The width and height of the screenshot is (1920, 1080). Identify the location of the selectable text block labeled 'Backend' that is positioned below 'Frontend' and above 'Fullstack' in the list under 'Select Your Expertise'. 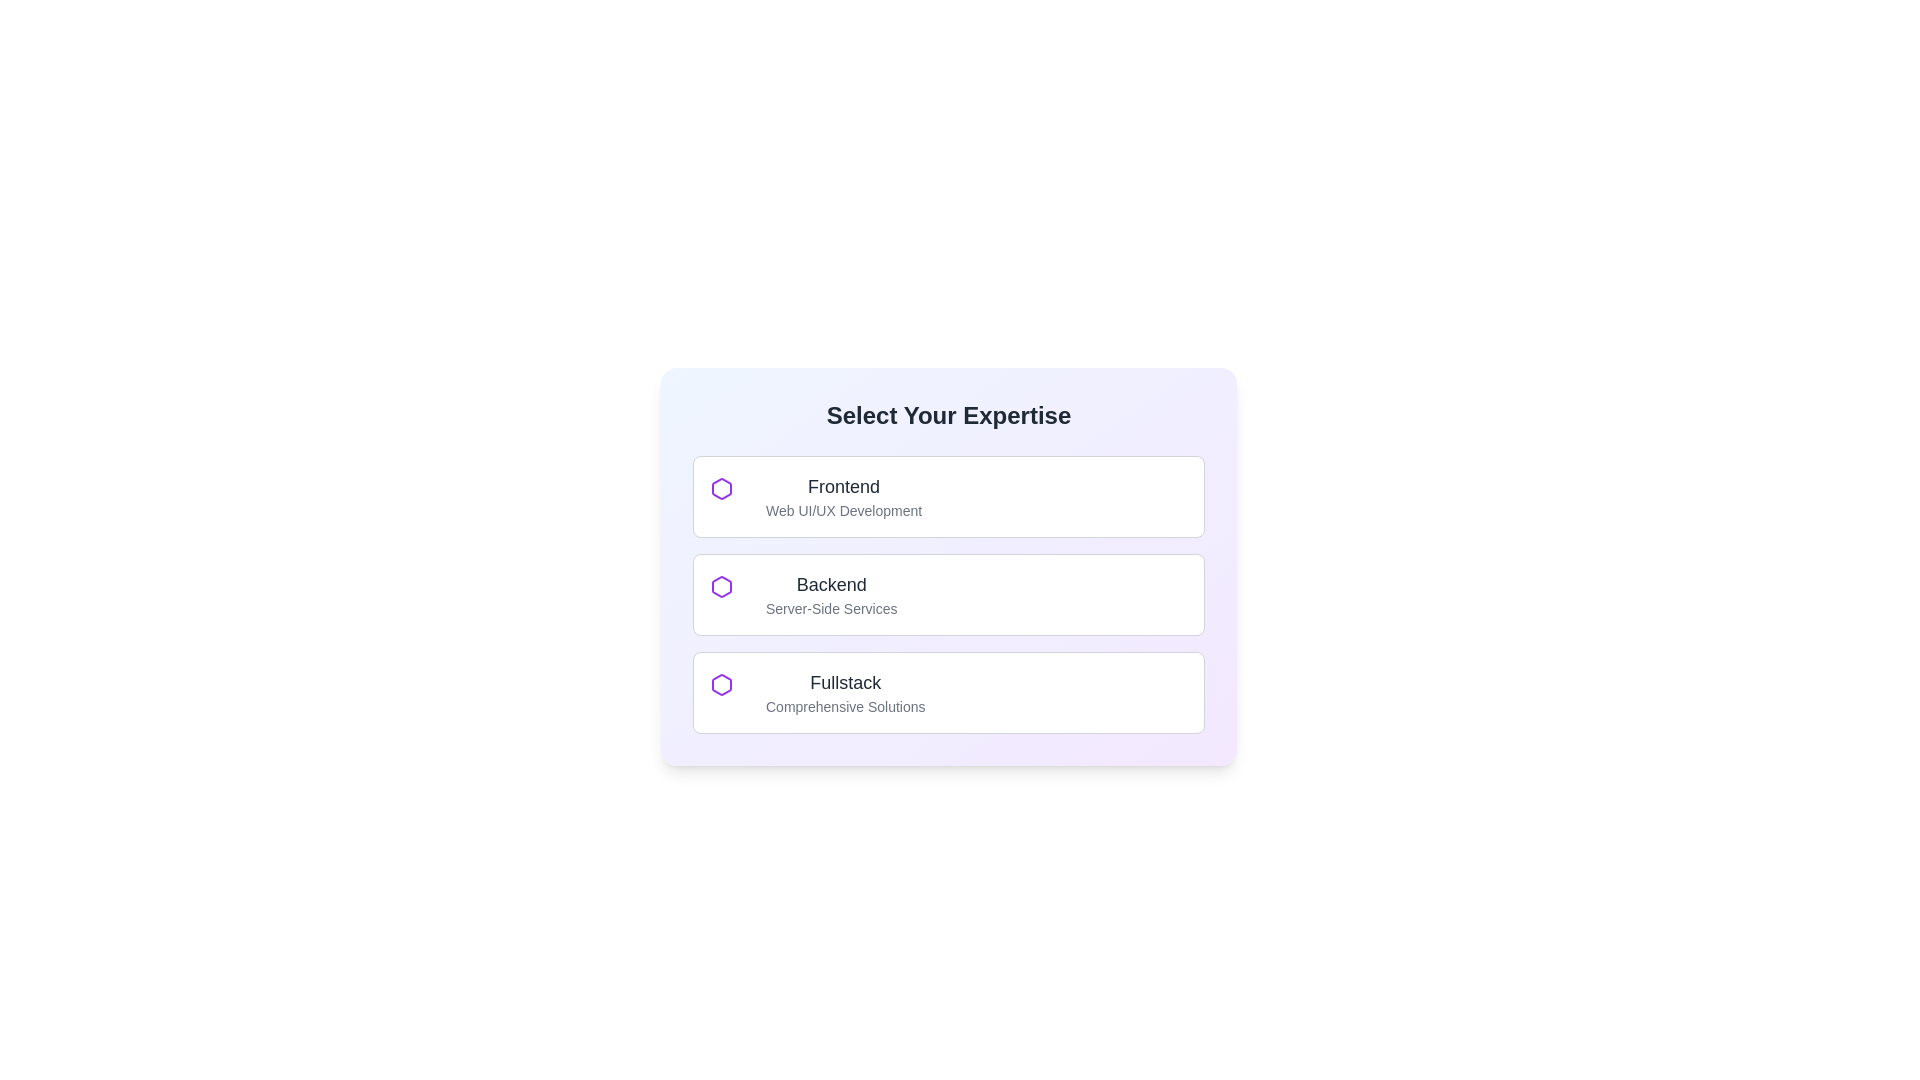
(831, 593).